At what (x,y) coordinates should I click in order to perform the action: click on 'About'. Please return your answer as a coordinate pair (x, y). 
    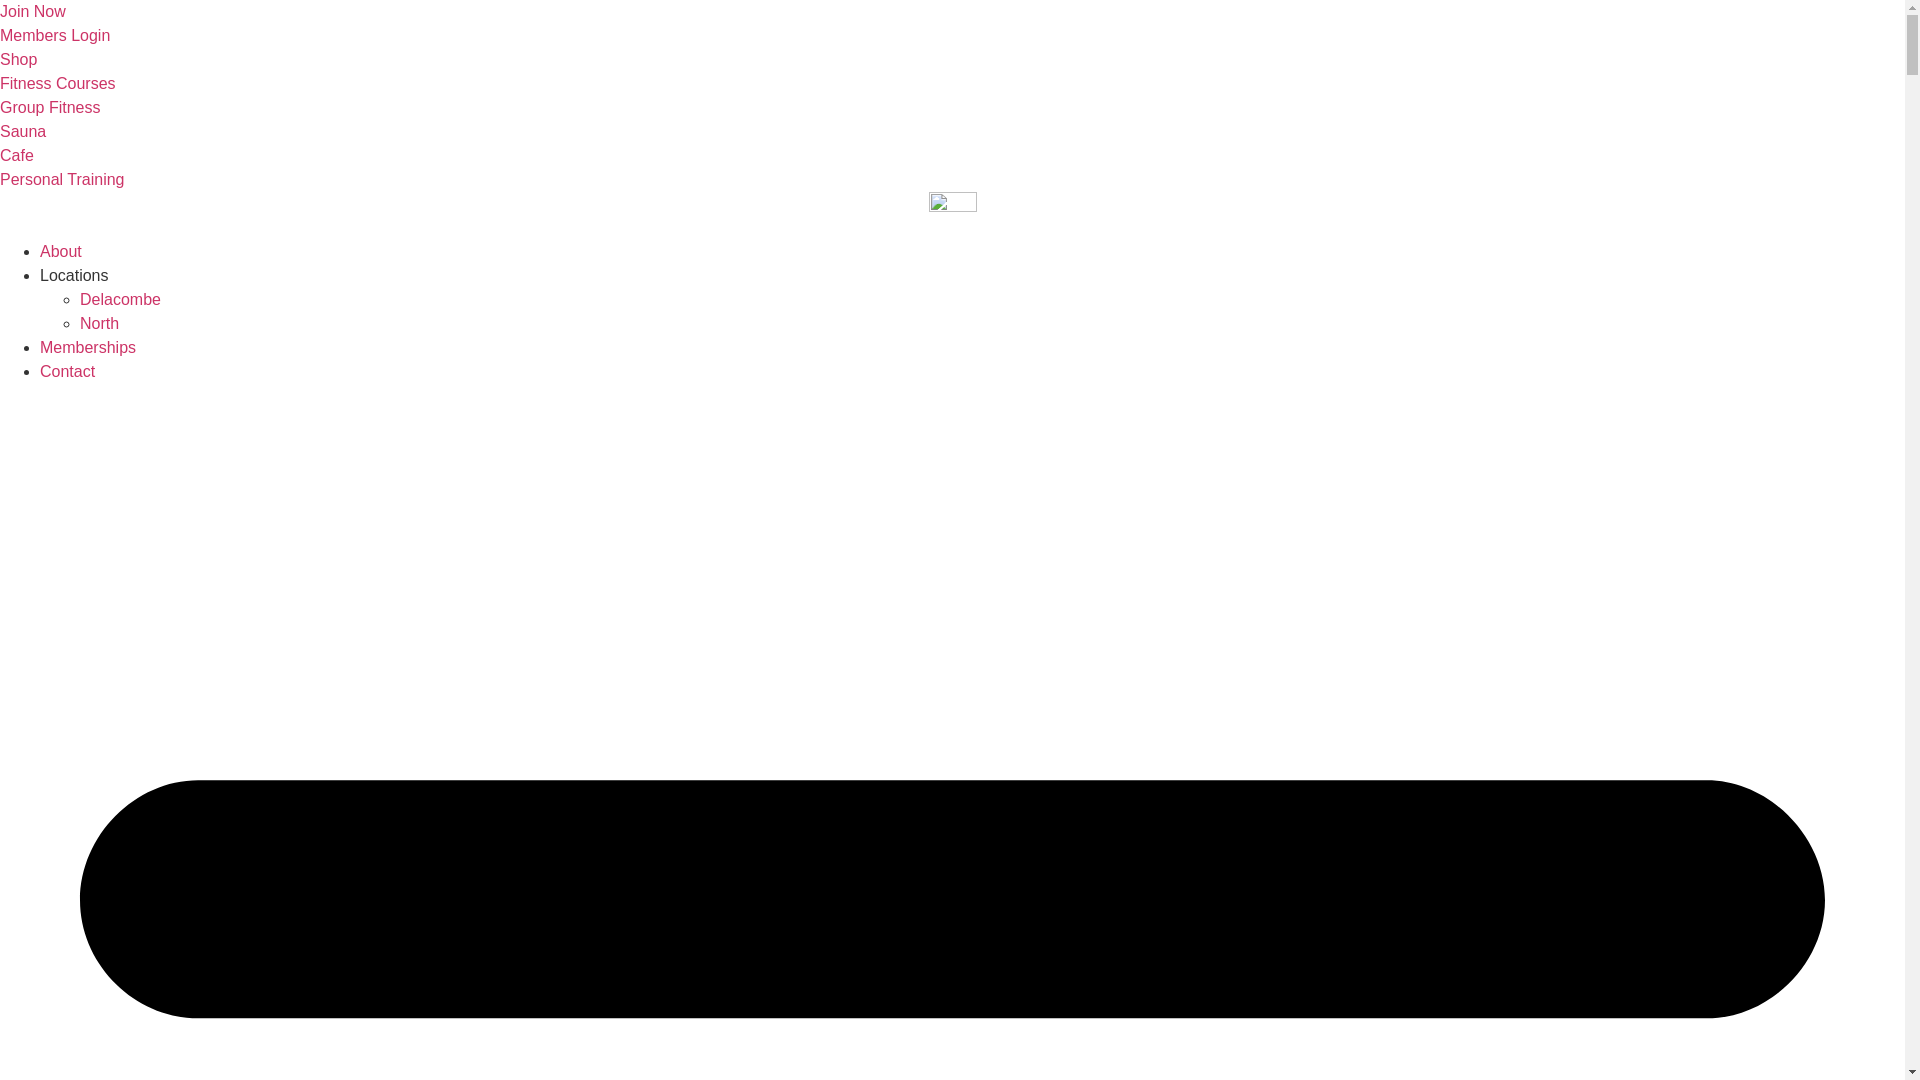
    Looking at the image, I should click on (61, 250).